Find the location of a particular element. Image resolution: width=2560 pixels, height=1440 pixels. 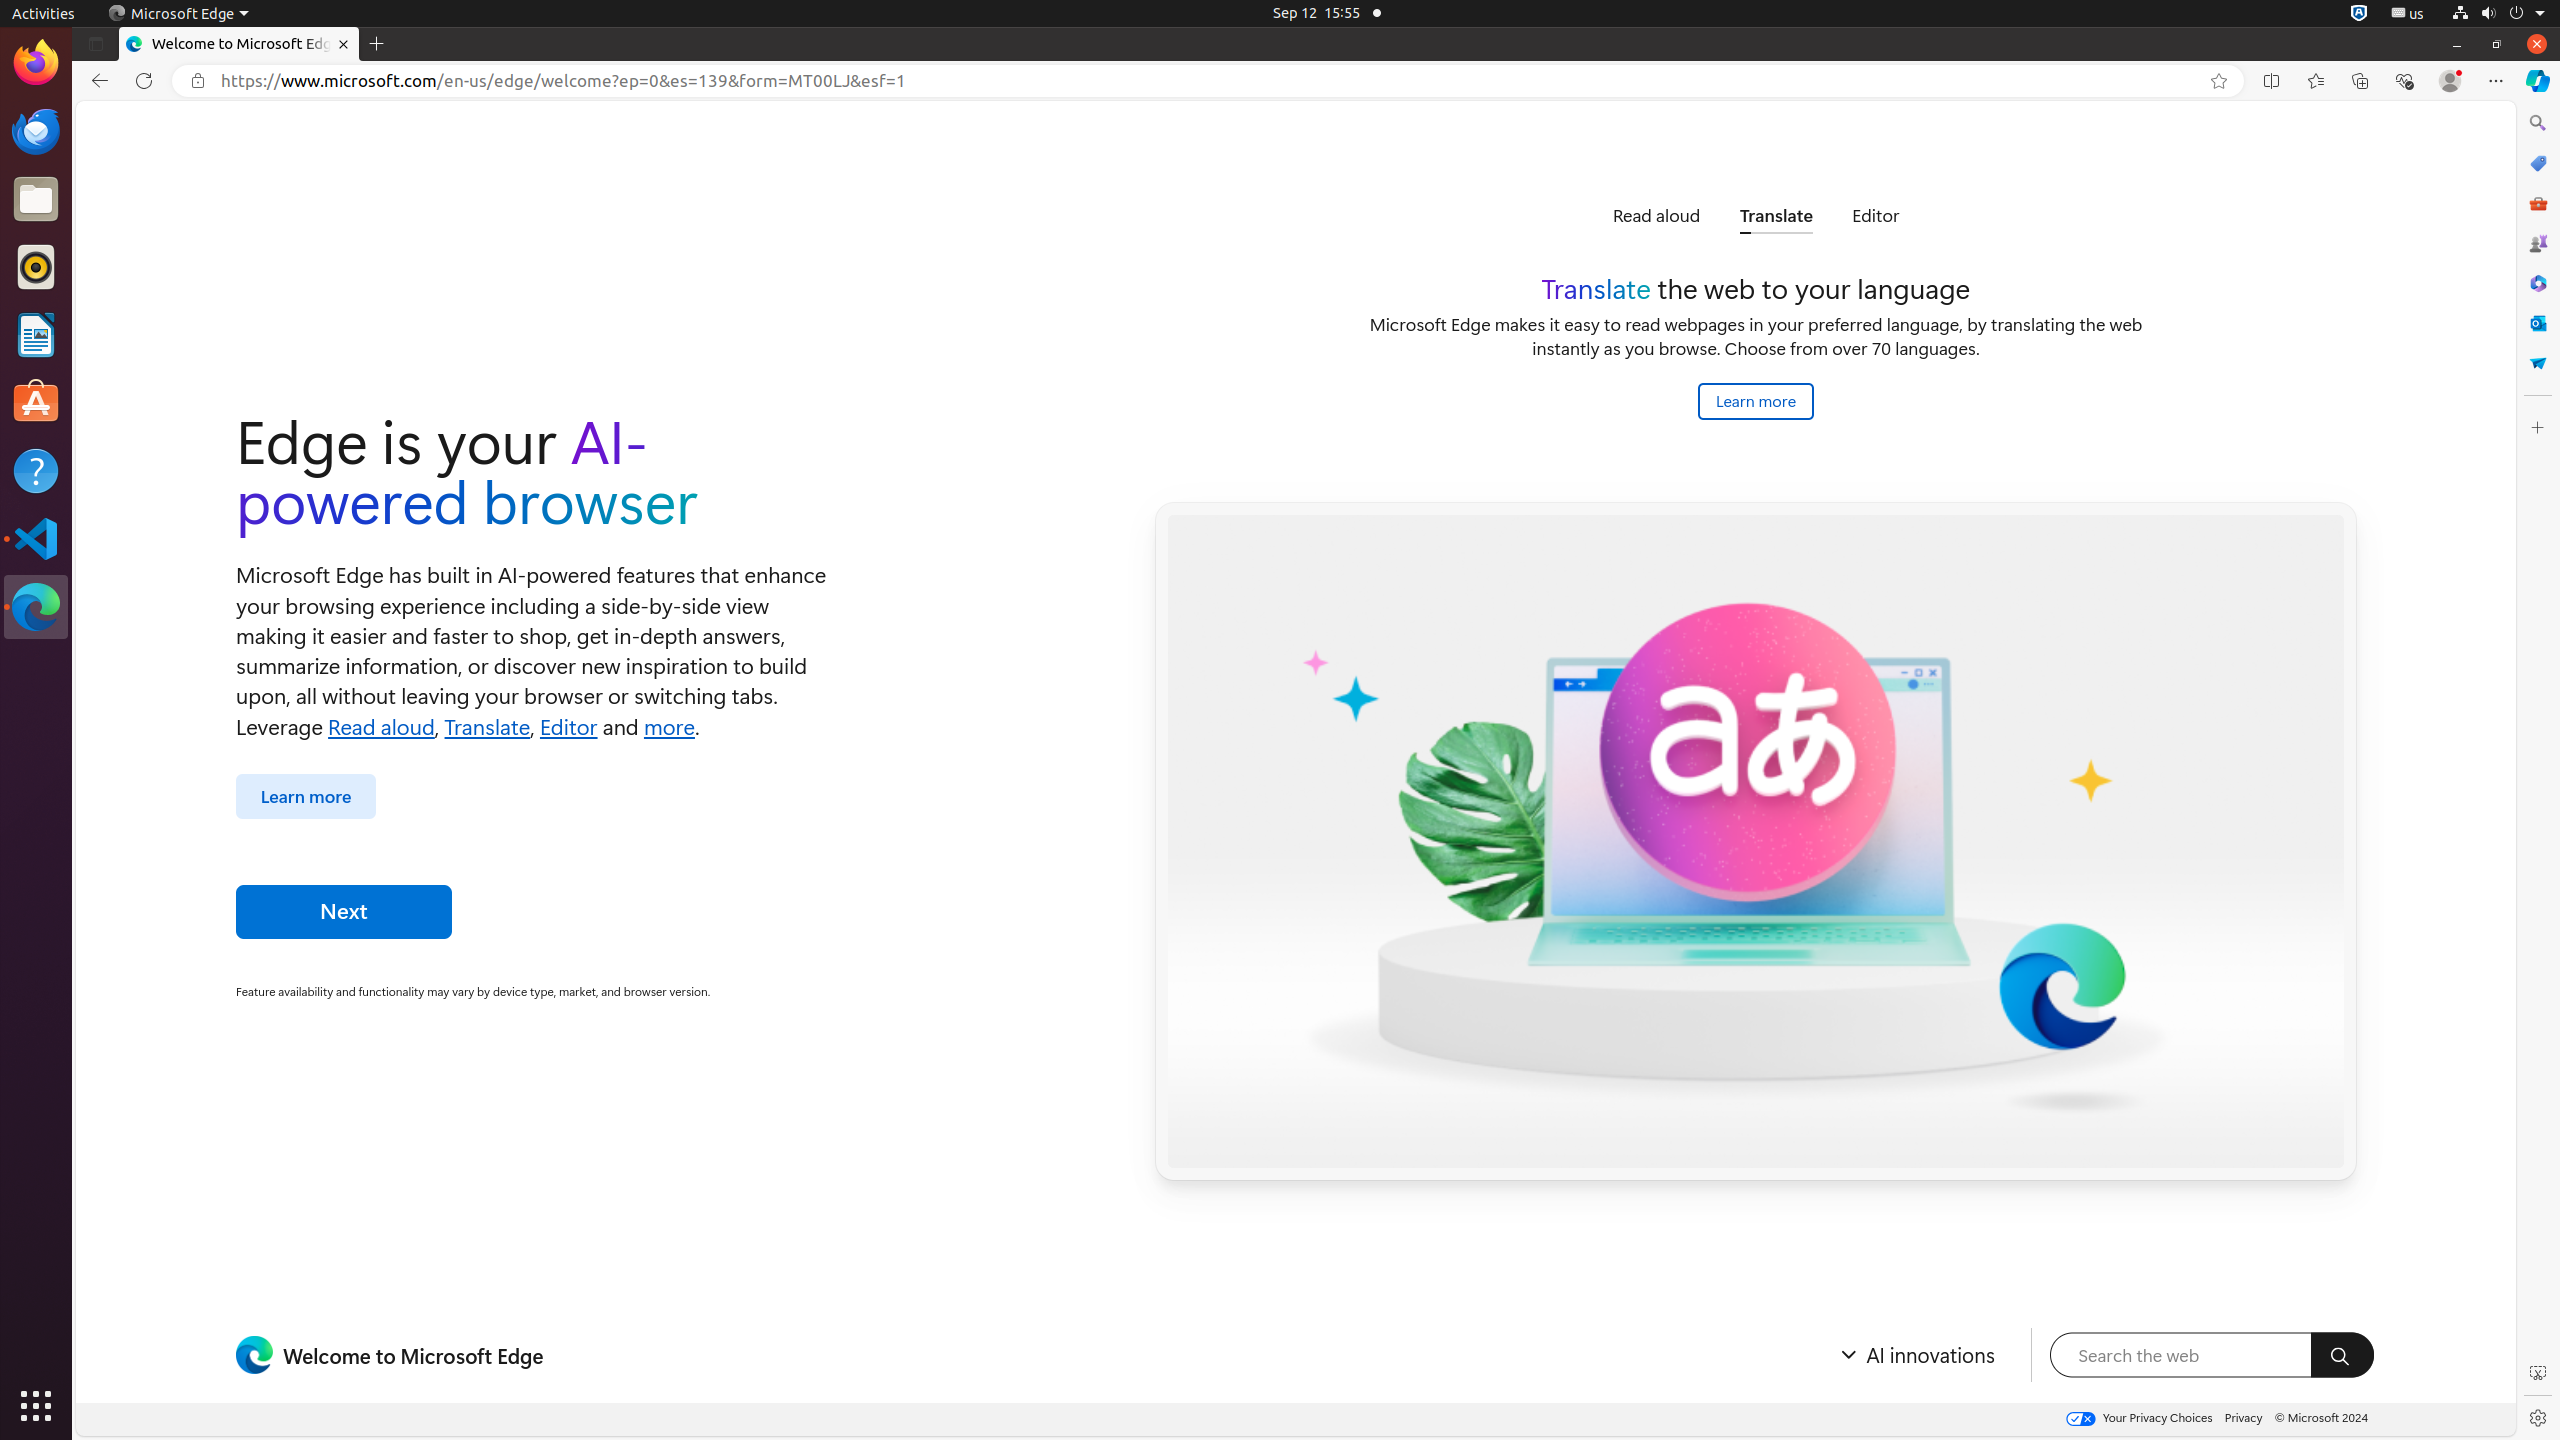

'Ubuntu Software' is located at coordinates (36, 402).